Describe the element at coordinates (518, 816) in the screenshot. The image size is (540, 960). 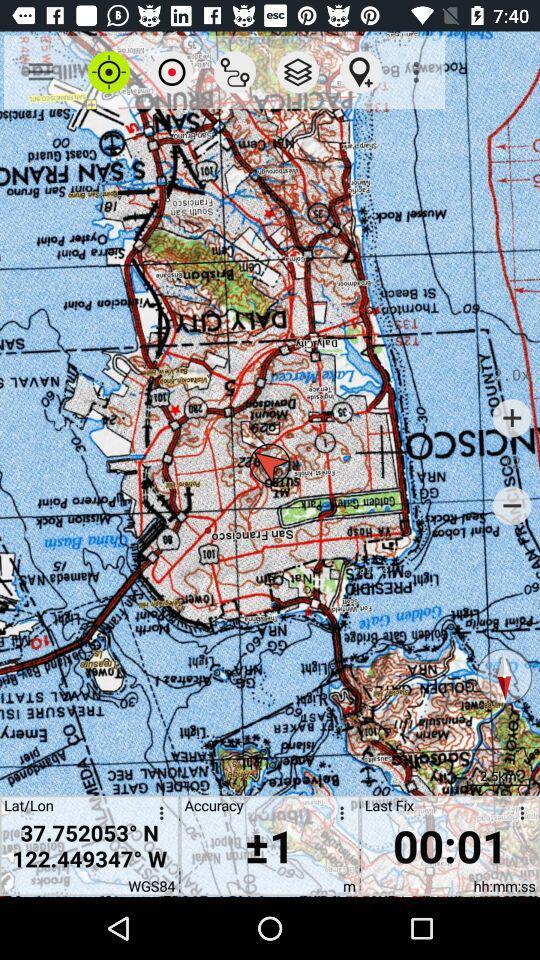
I see `drop down for options` at that location.